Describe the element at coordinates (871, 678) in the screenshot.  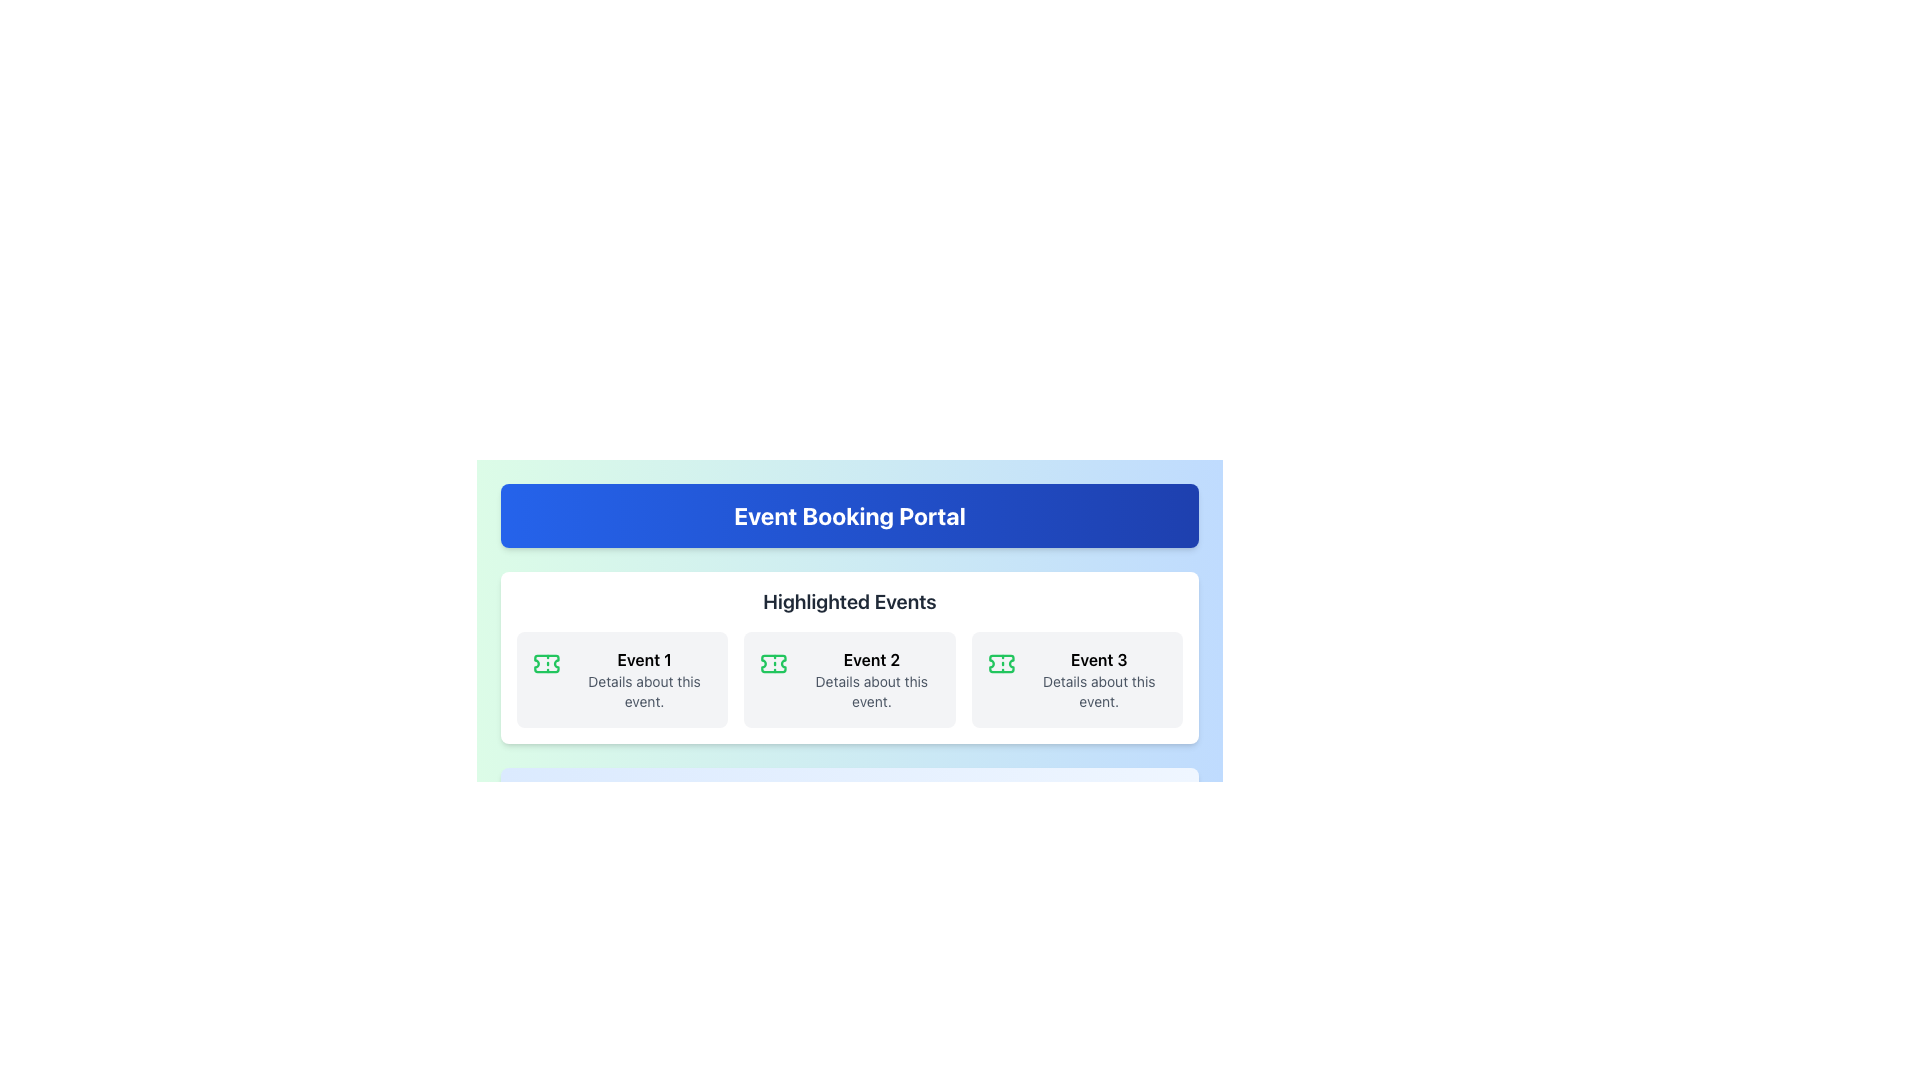
I see `text content of the TextBlock displaying 'Event 2' and its description 'Details about this event' located in the 'Highlighted Events' section of the 'Event Booking Portal'` at that location.